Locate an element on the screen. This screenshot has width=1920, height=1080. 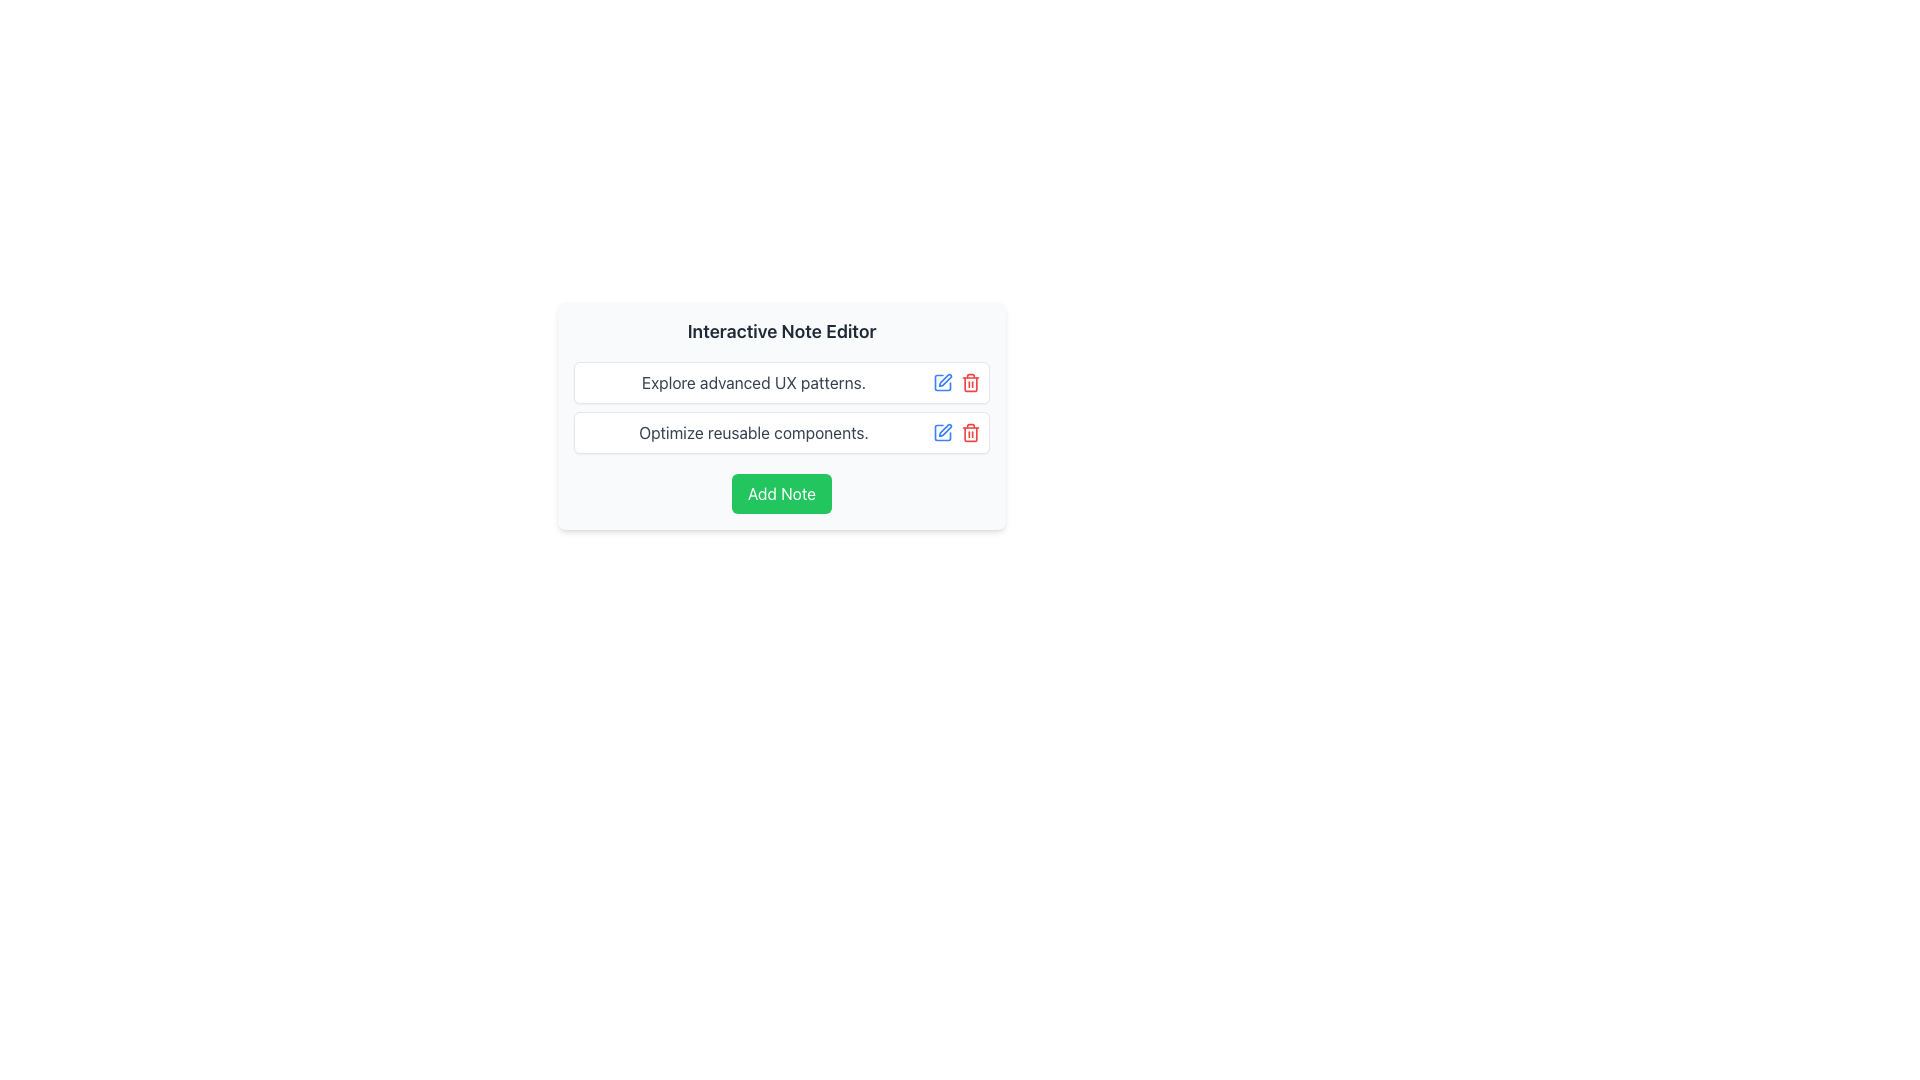
the edit button located immediately to the right of the text 'Explore advanced UX patterns.' to change its color indicating interactivity is located at coordinates (941, 382).